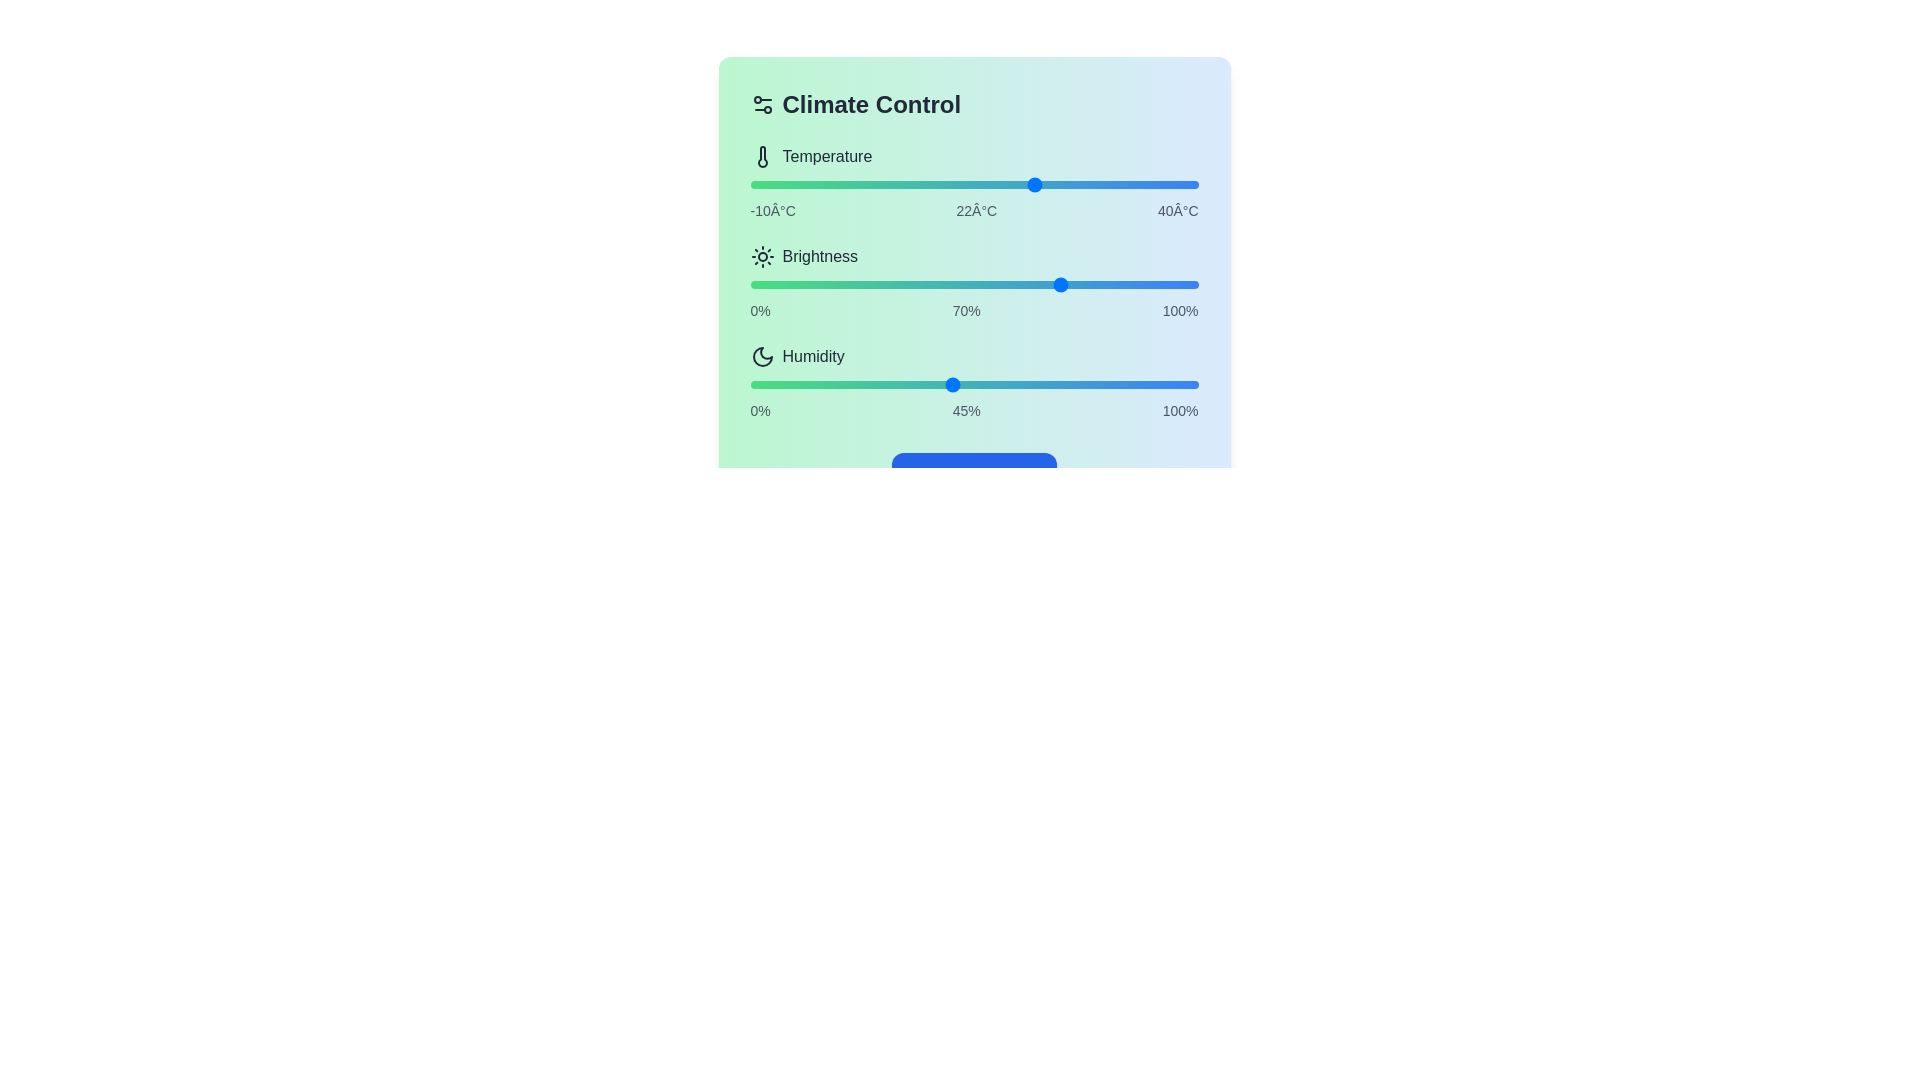 This screenshot has height=1080, width=1920. What do you see at coordinates (759, 311) in the screenshot?
I see `the text label displaying '0%' which is the leftmost label in the brightness control section, positioned adjacent to the brightness slider` at bounding box center [759, 311].